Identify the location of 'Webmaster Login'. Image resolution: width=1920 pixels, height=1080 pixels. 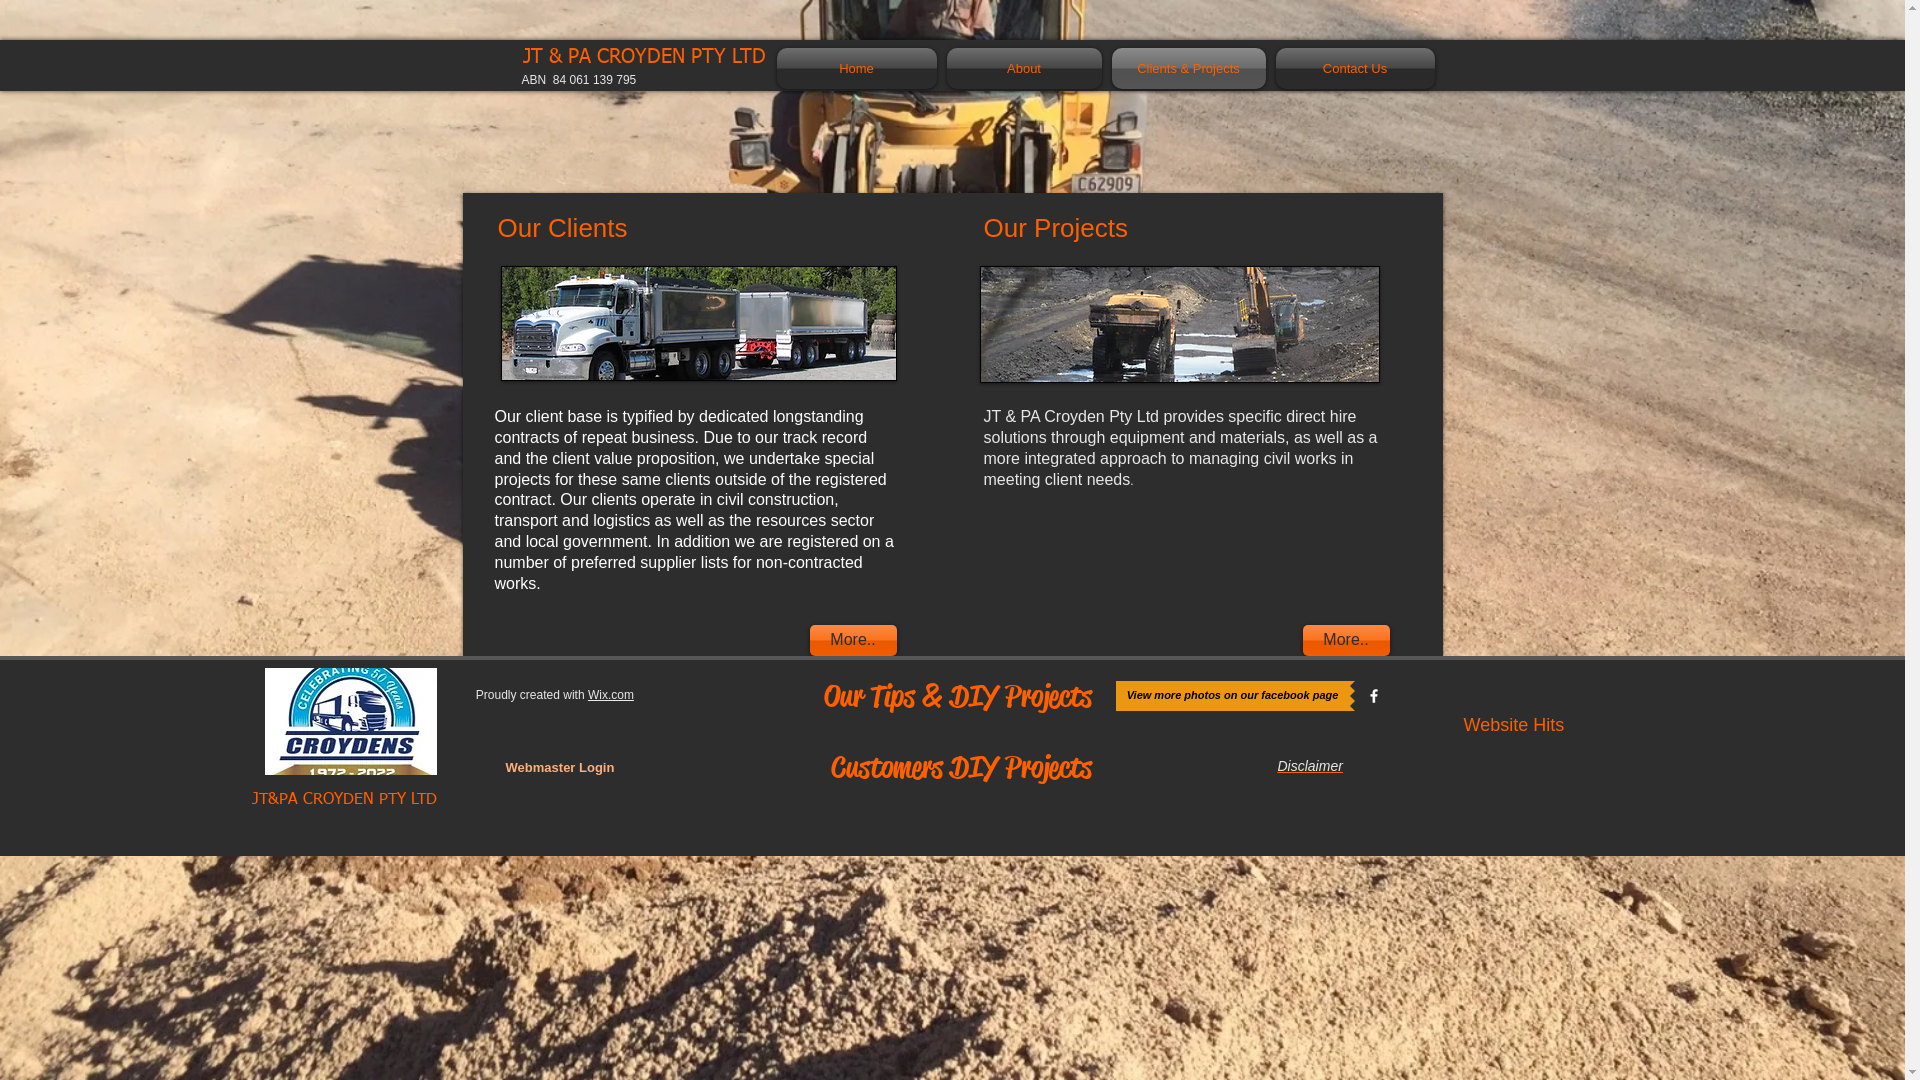
(559, 766).